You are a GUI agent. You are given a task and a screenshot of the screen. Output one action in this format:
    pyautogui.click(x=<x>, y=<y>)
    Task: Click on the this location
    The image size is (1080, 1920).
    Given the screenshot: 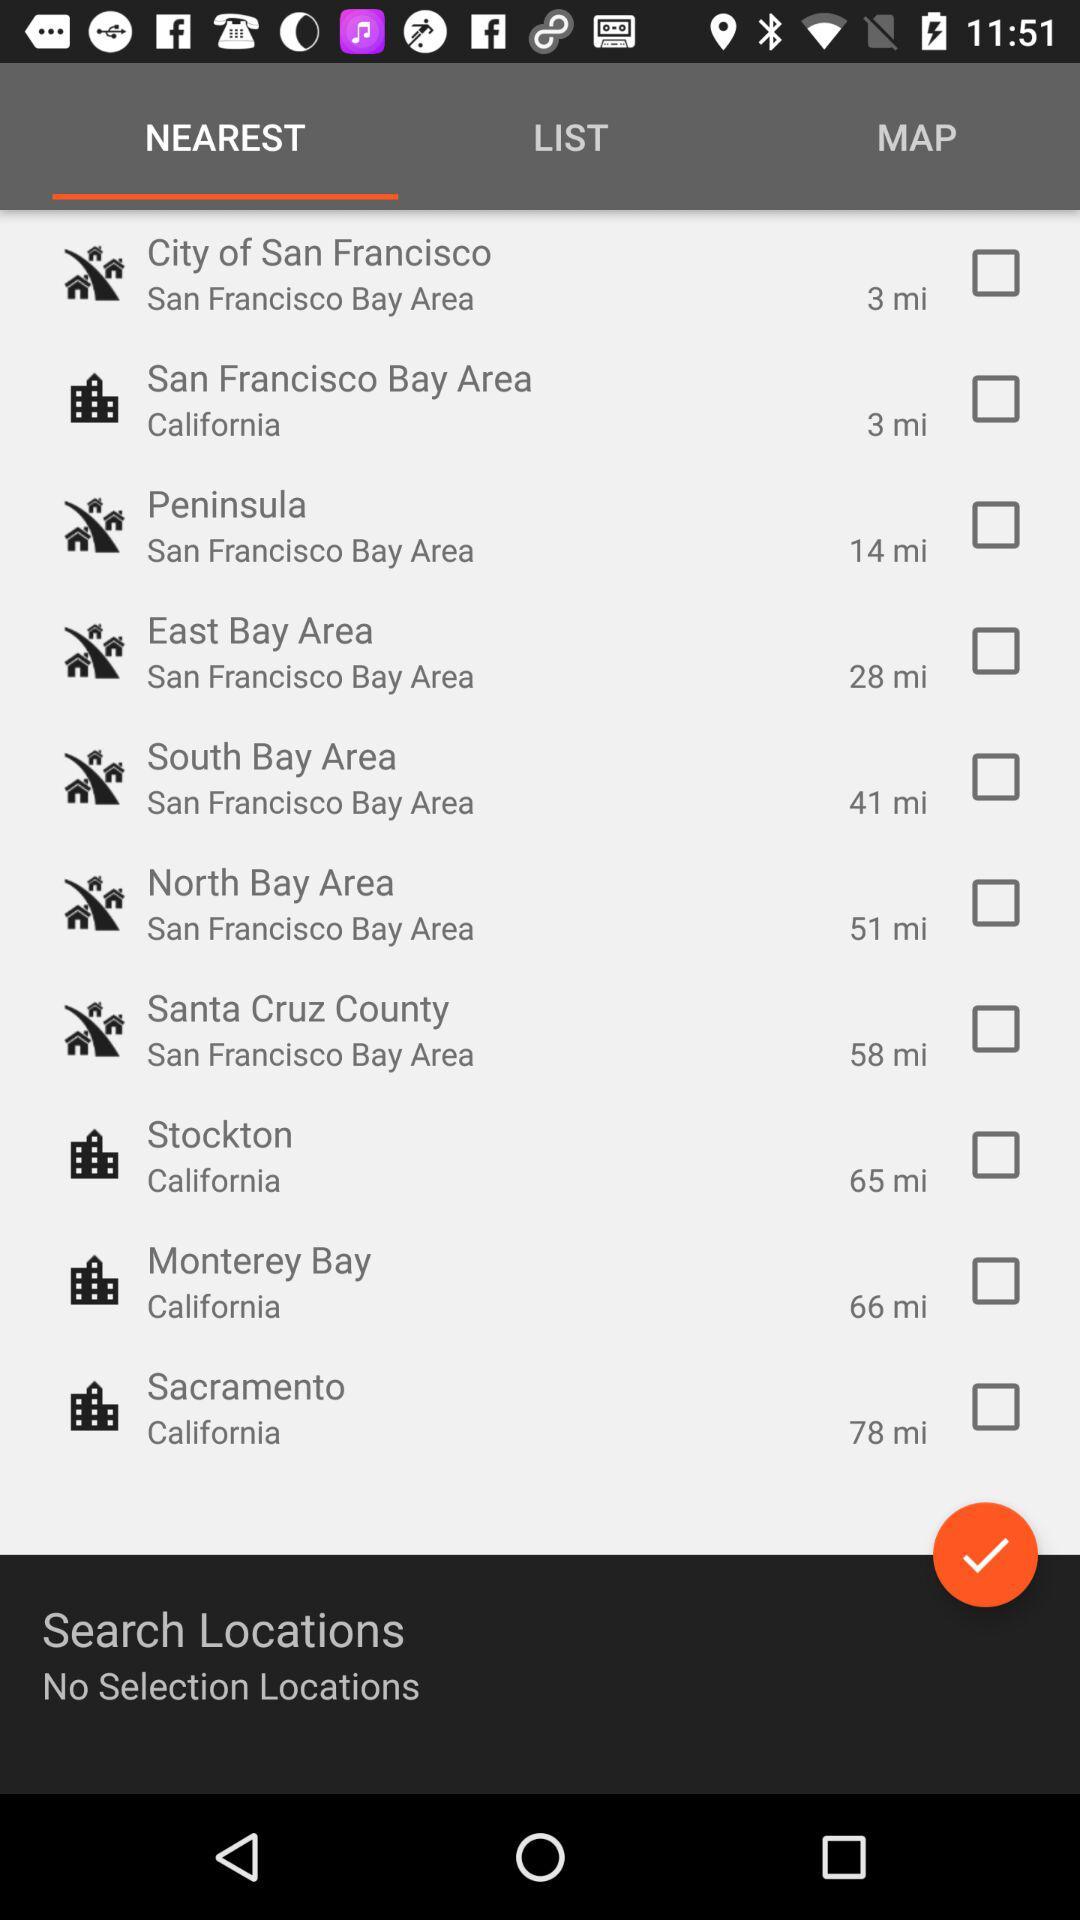 What is the action you would take?
    pyautogui.click(x=995, y=1281)
    